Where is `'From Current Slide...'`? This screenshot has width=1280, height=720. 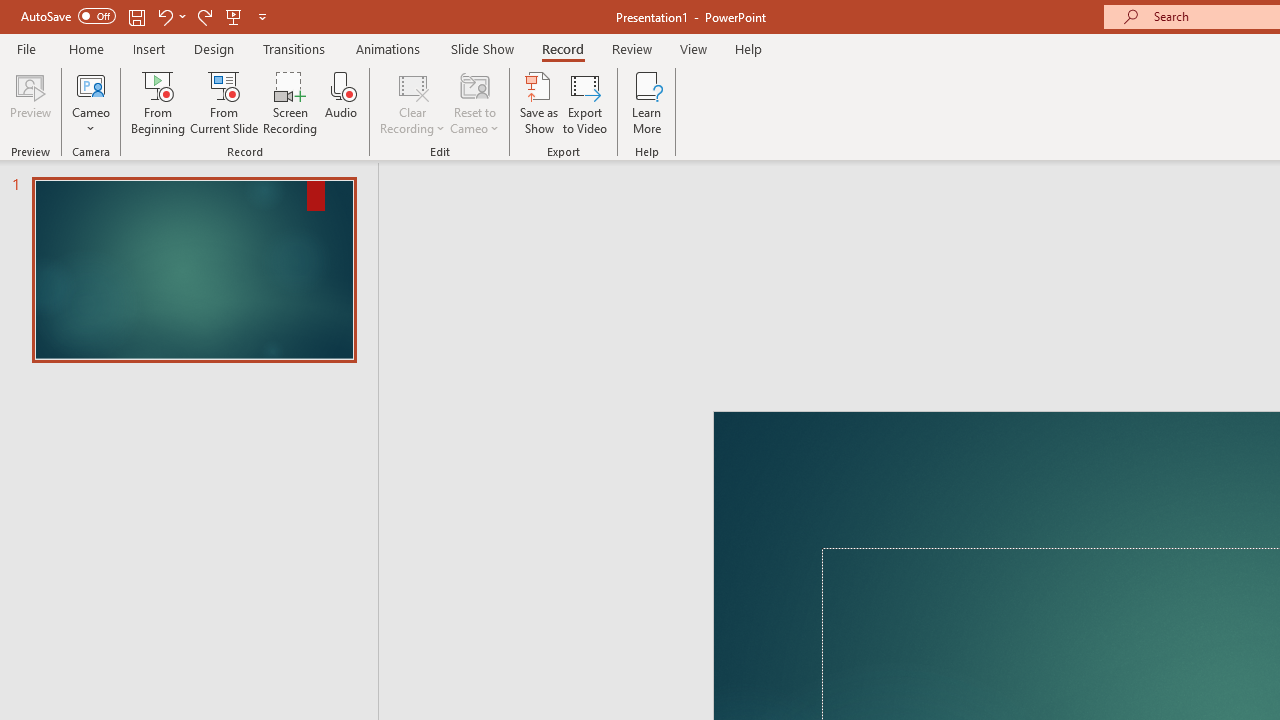
'From Current Slide...' is located at coordinates (224, 103).